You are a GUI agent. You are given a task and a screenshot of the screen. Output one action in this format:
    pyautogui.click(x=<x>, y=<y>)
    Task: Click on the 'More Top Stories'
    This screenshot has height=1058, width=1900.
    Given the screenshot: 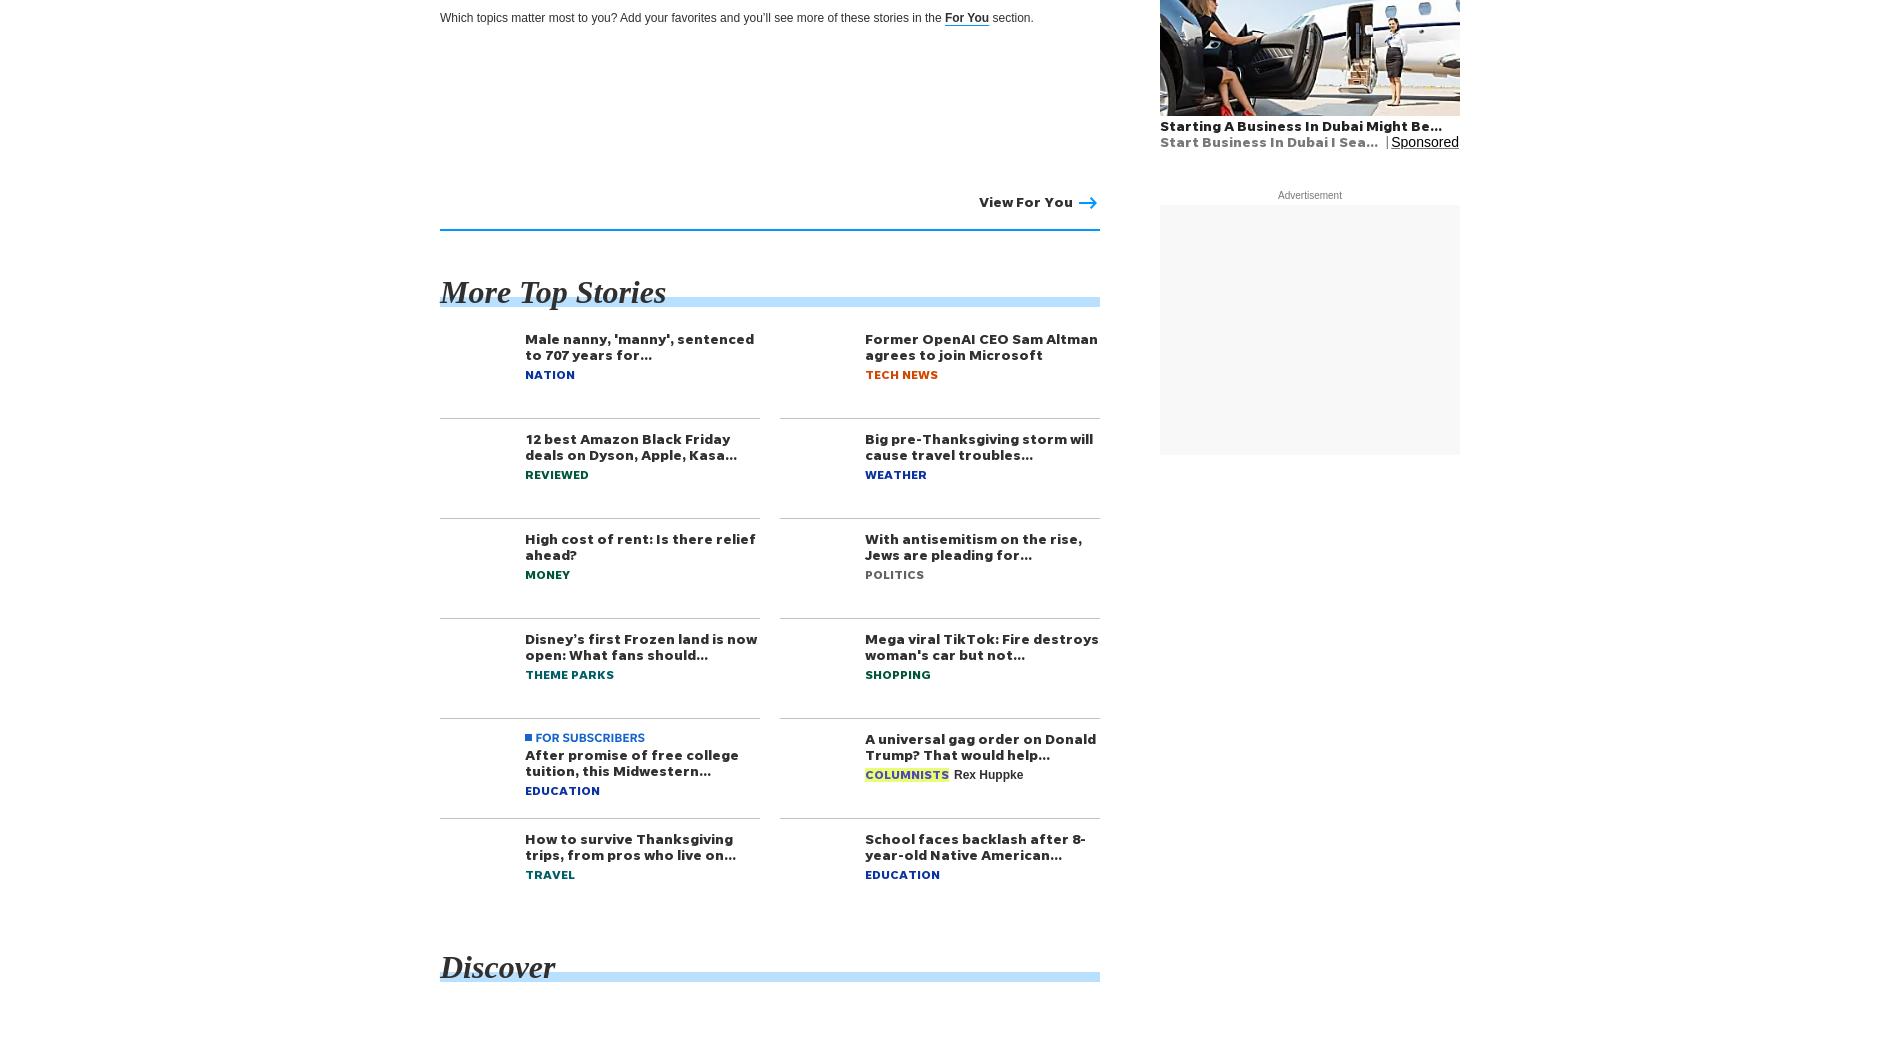 What is the action you would take?
    pyautogui.click(x=553, y=291)
    